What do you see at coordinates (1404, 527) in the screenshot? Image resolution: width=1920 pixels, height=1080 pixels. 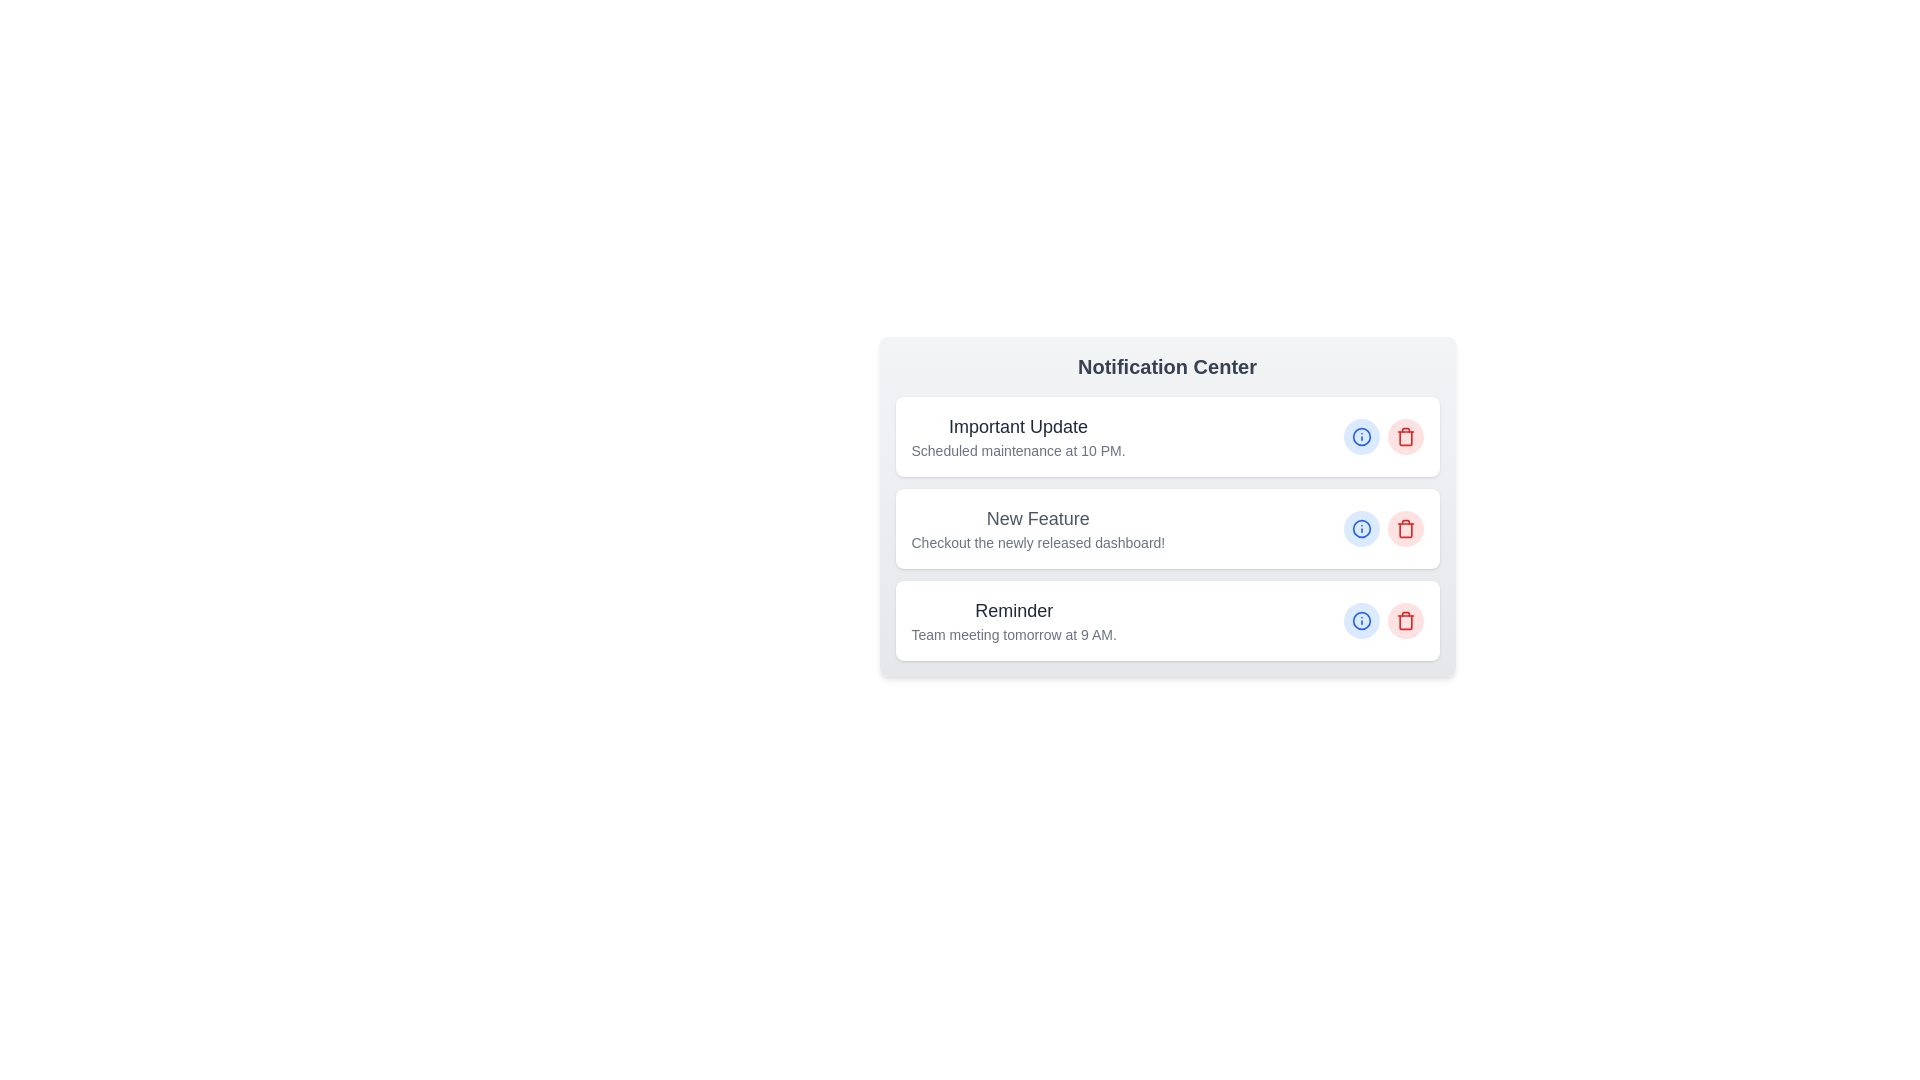 I see `delete button next to the item titled 'New Feature' to remove it from the list` at bounding box center [1404, 527].